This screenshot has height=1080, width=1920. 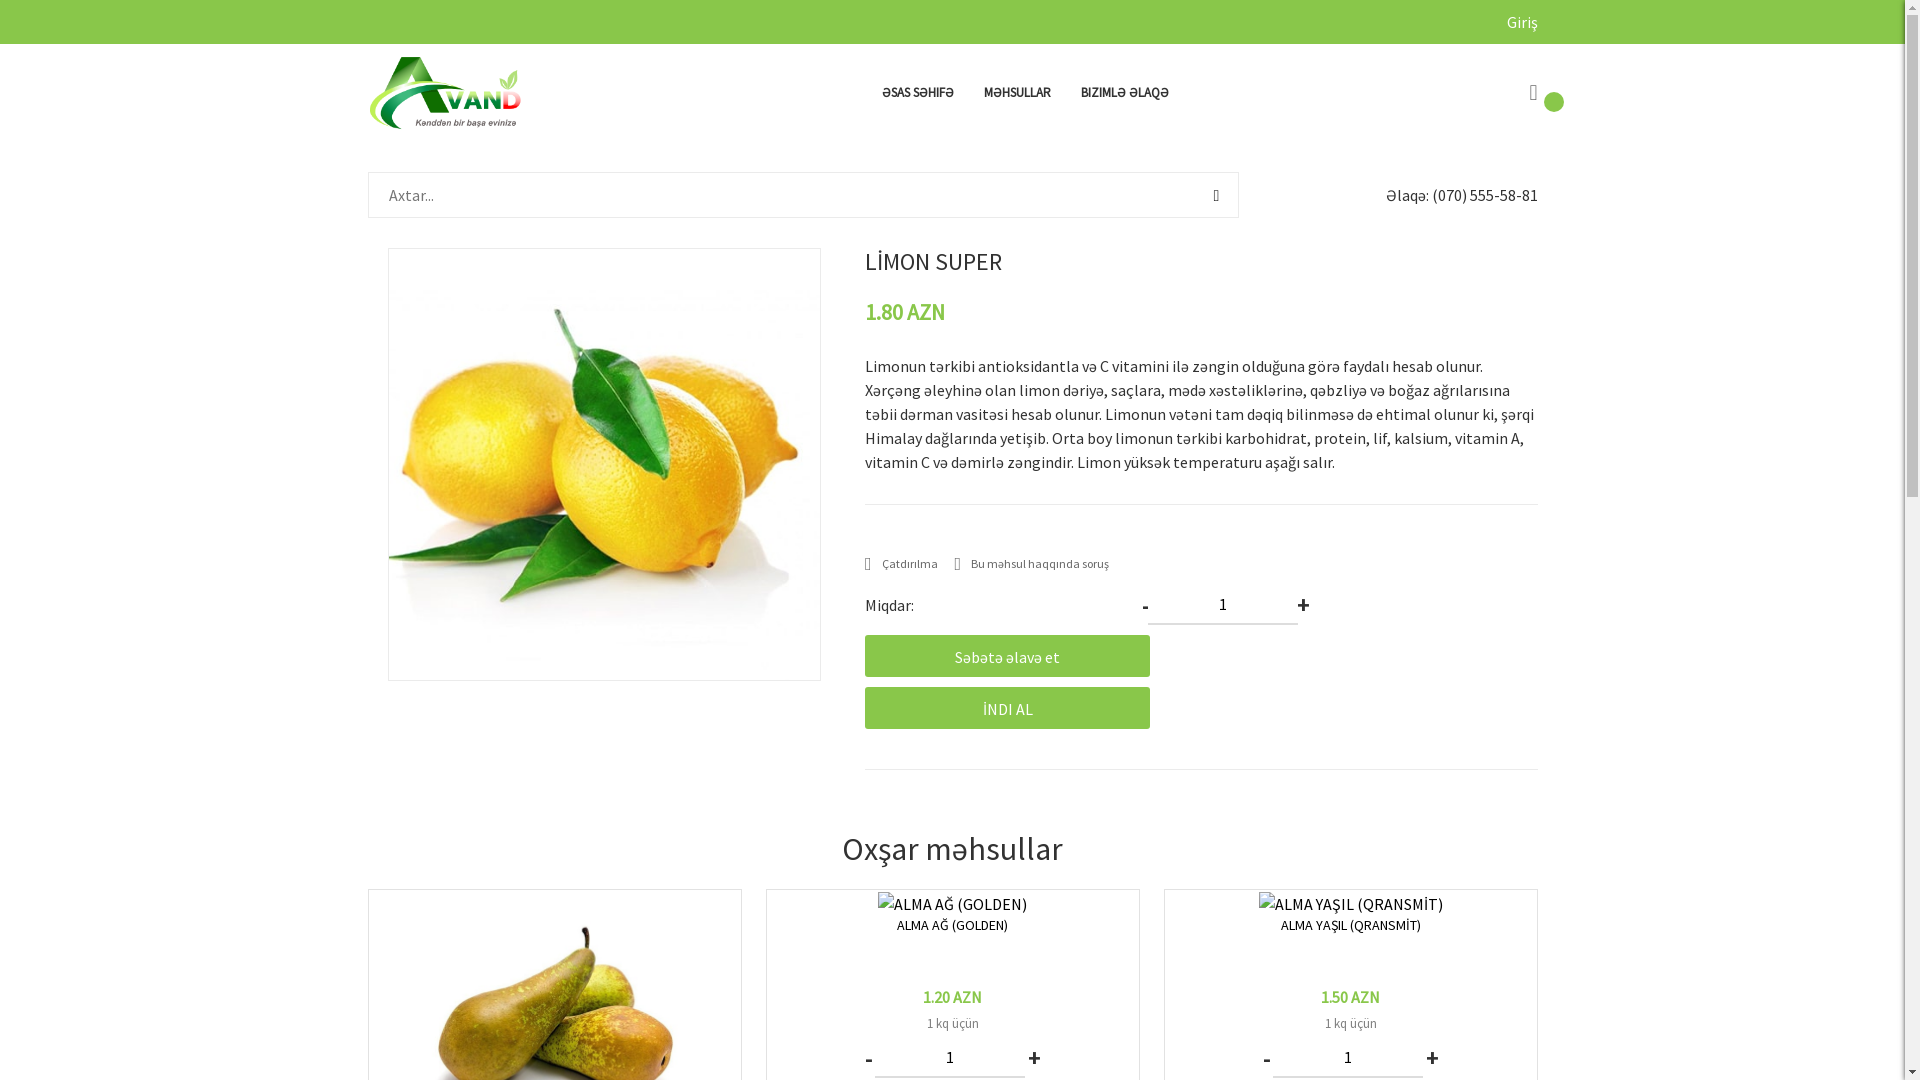 I want to click on '+', so click(x=1302, y=605).